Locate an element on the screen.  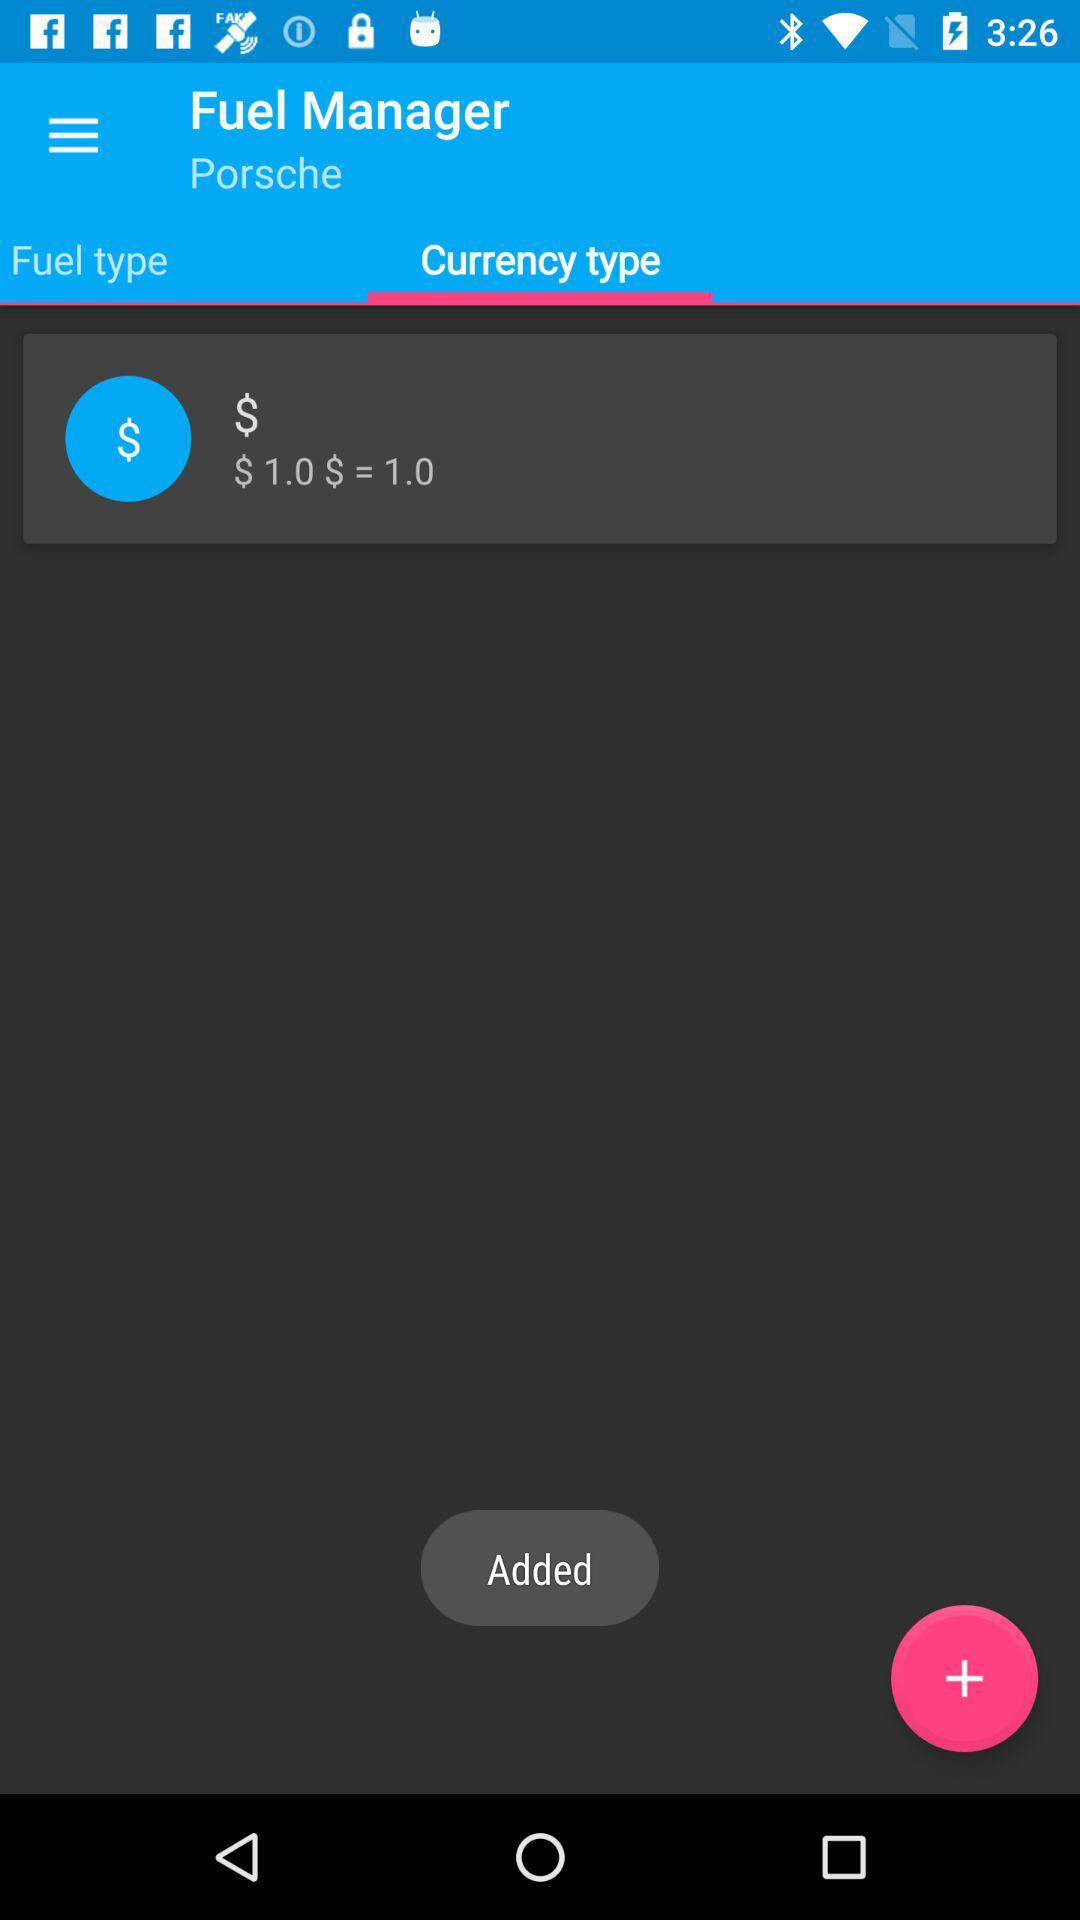
currency is located at coordinates (963, 1678).